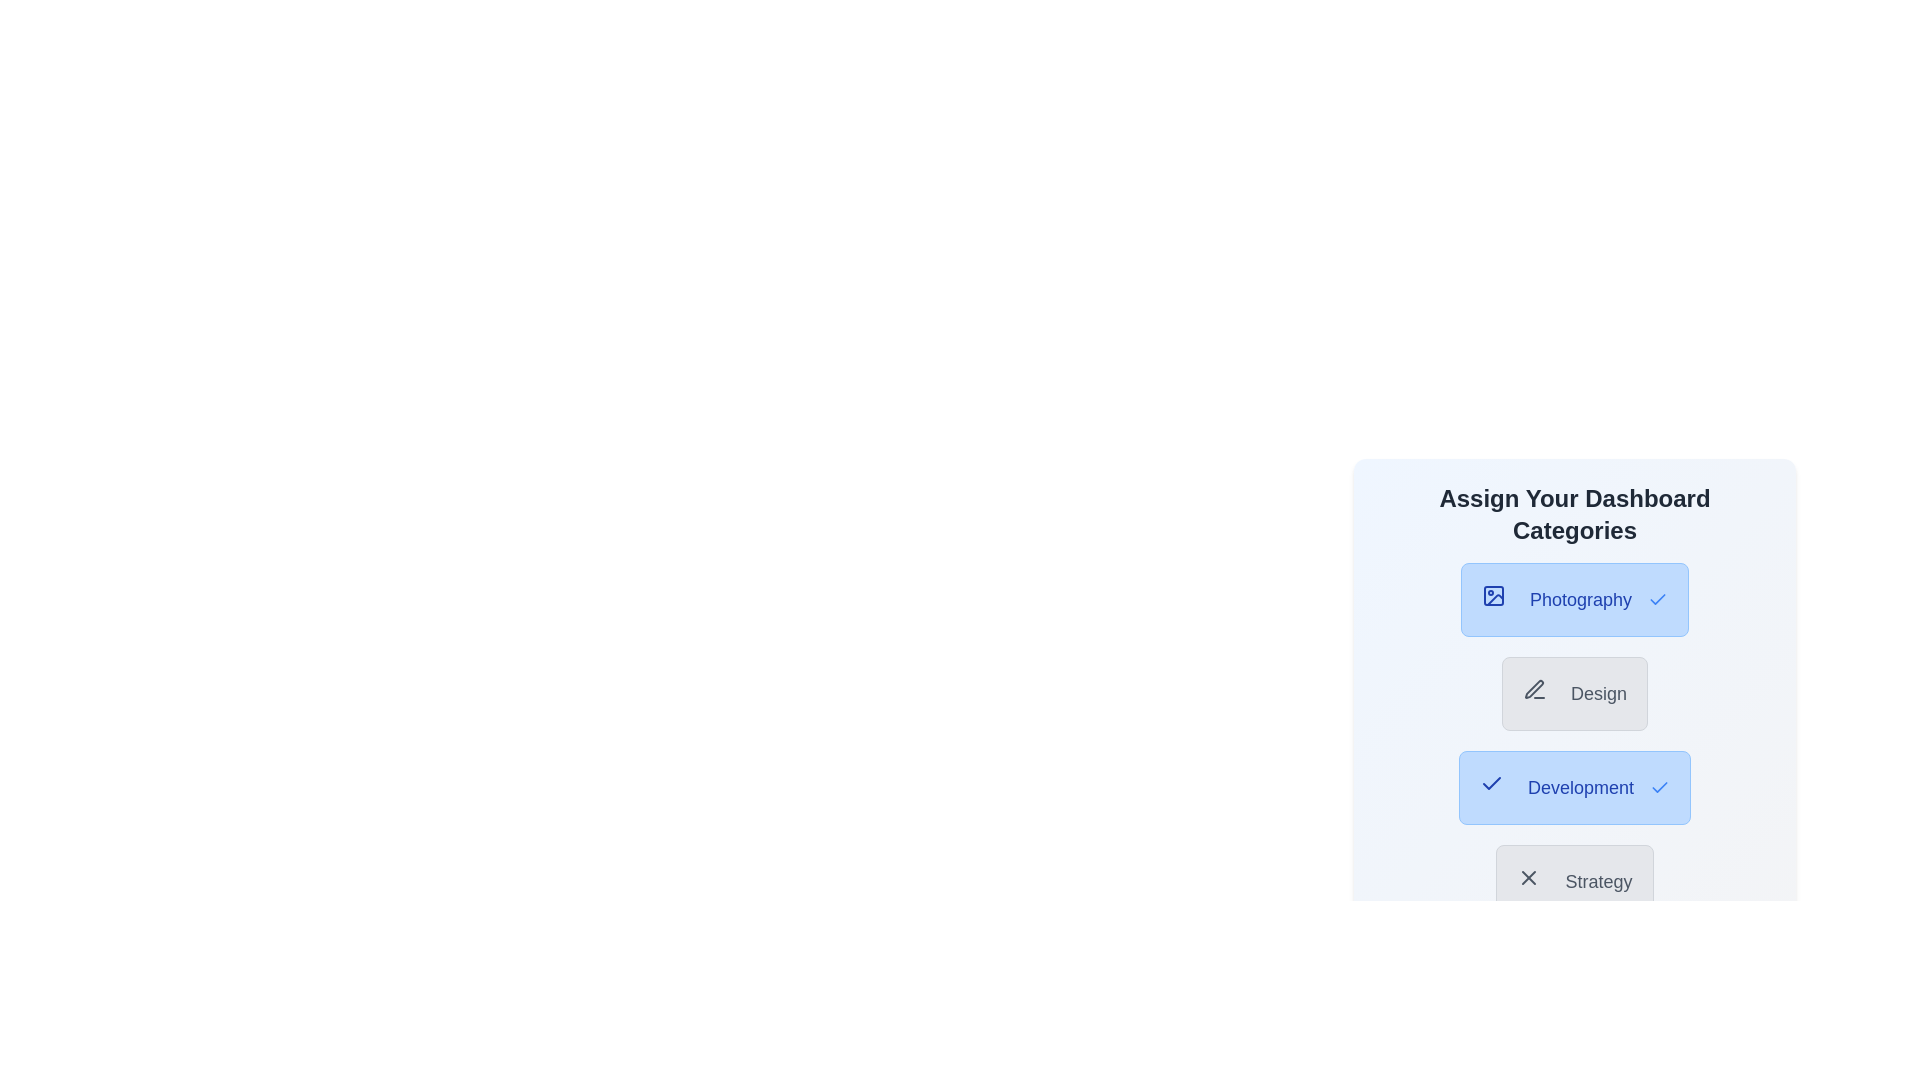  What do you see at coordinates (1573, 786) in the screenshot?
I see `the category button labeled 'Development' to observe the hover effect` at bounding box center [1573, 786].